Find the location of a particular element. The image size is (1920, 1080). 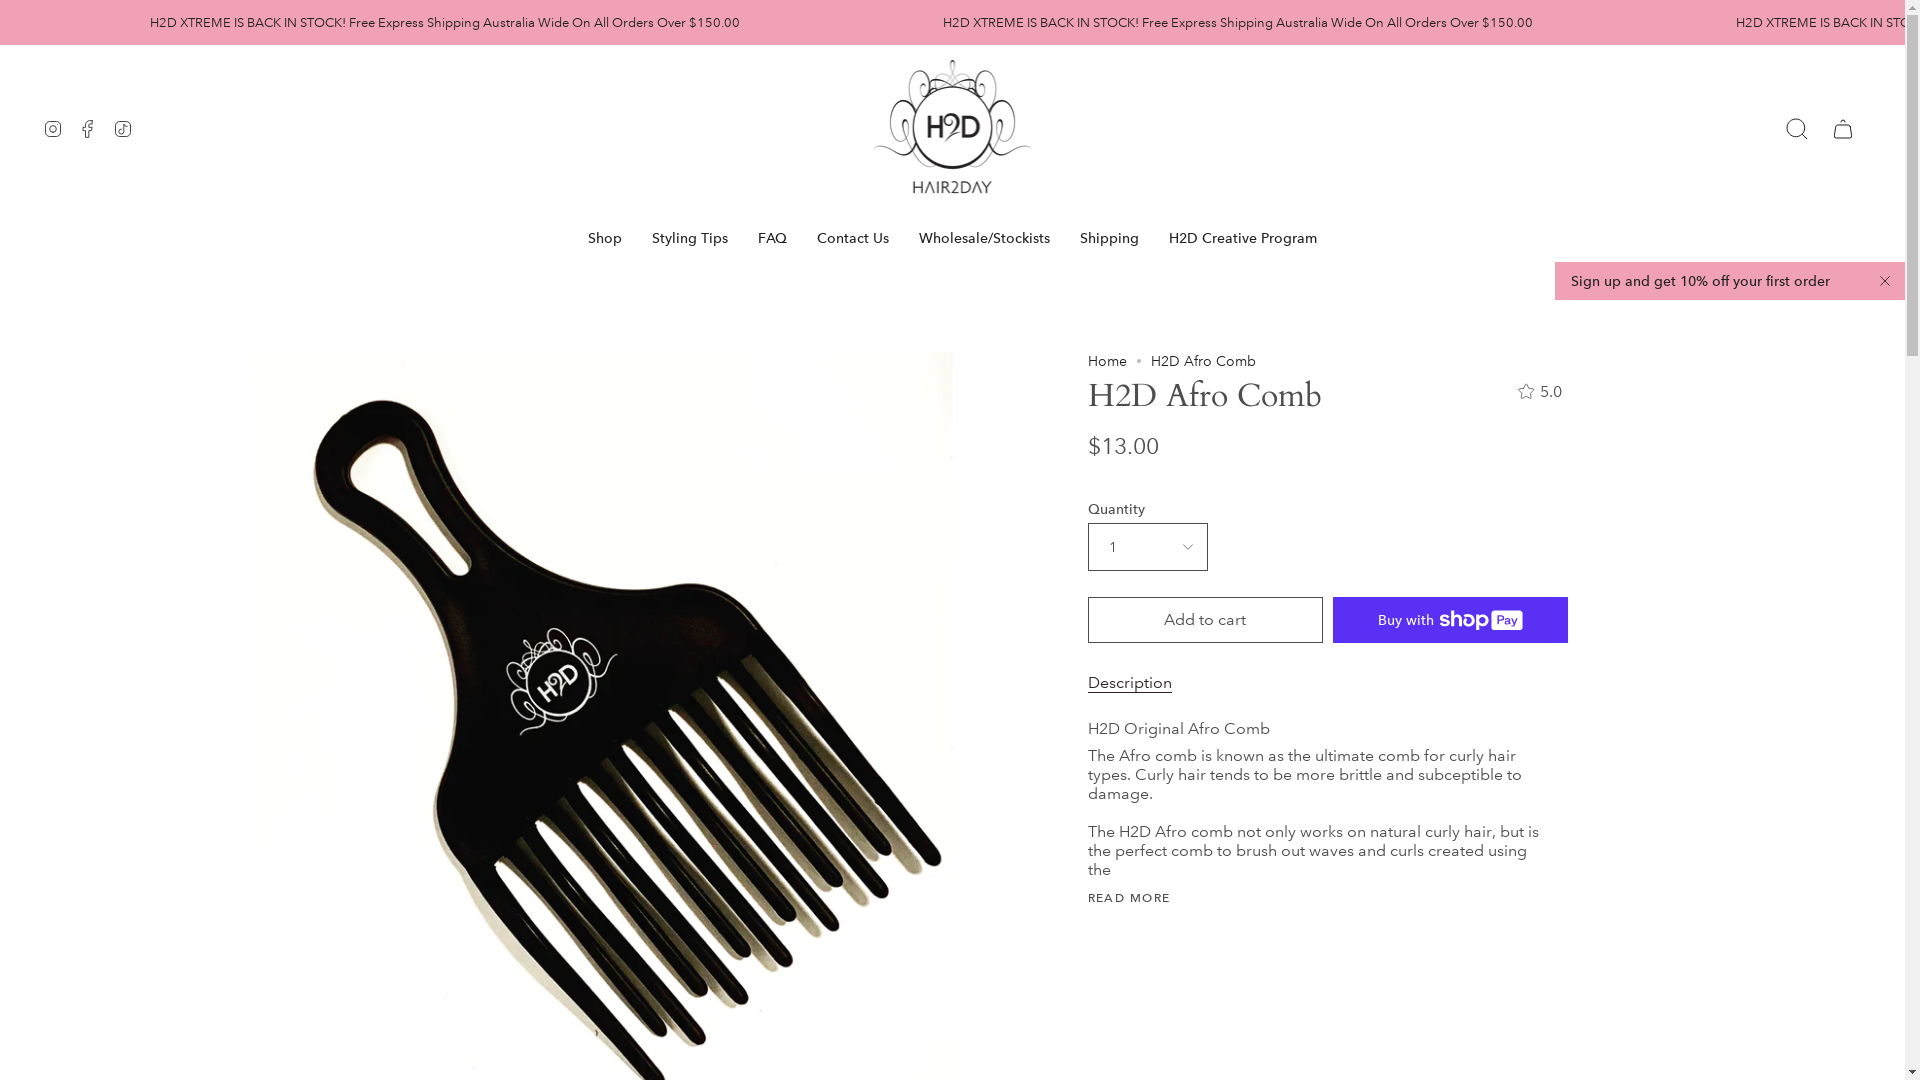

'Add to cart' is located at coordinates (1204, 619).